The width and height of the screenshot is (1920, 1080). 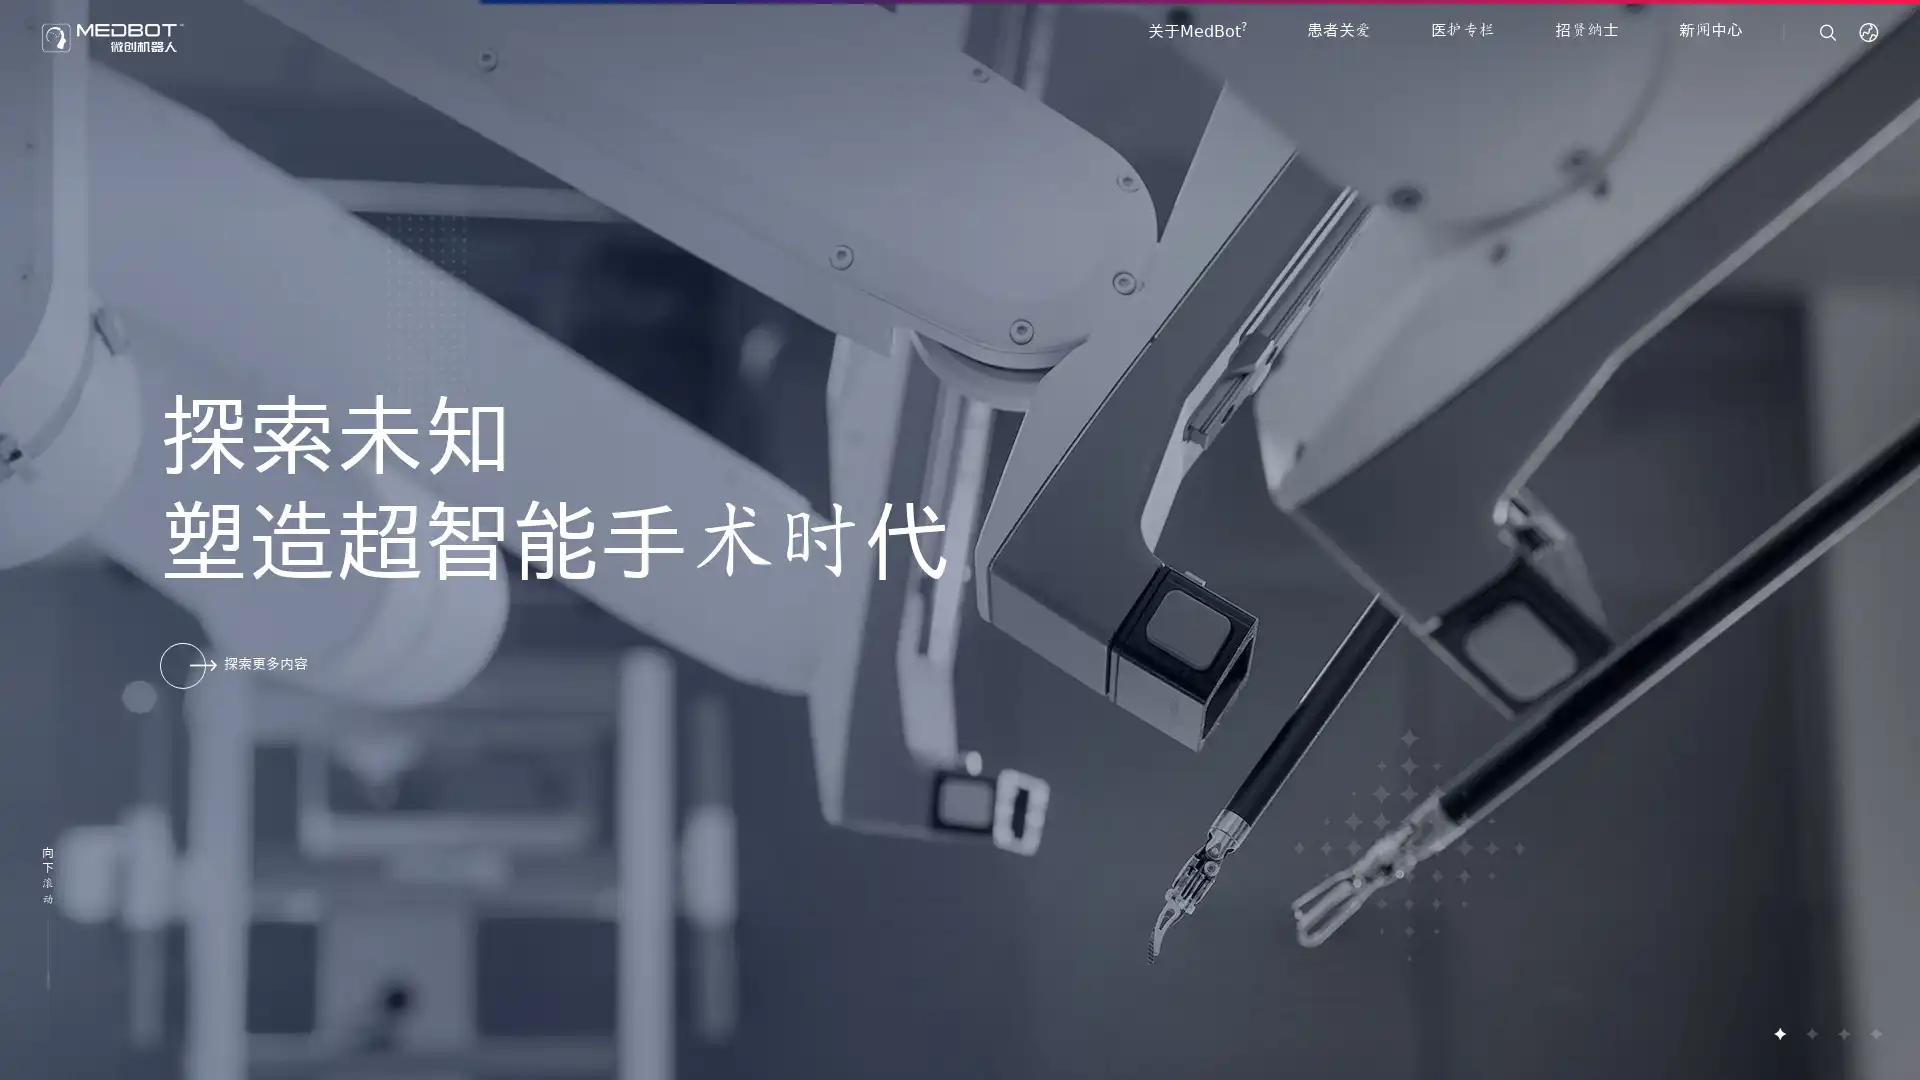 What do you see at coordinates (1874, 1033) in the screenshot?
I see `Go to slide 4` at bounding box center [1874, 1033].